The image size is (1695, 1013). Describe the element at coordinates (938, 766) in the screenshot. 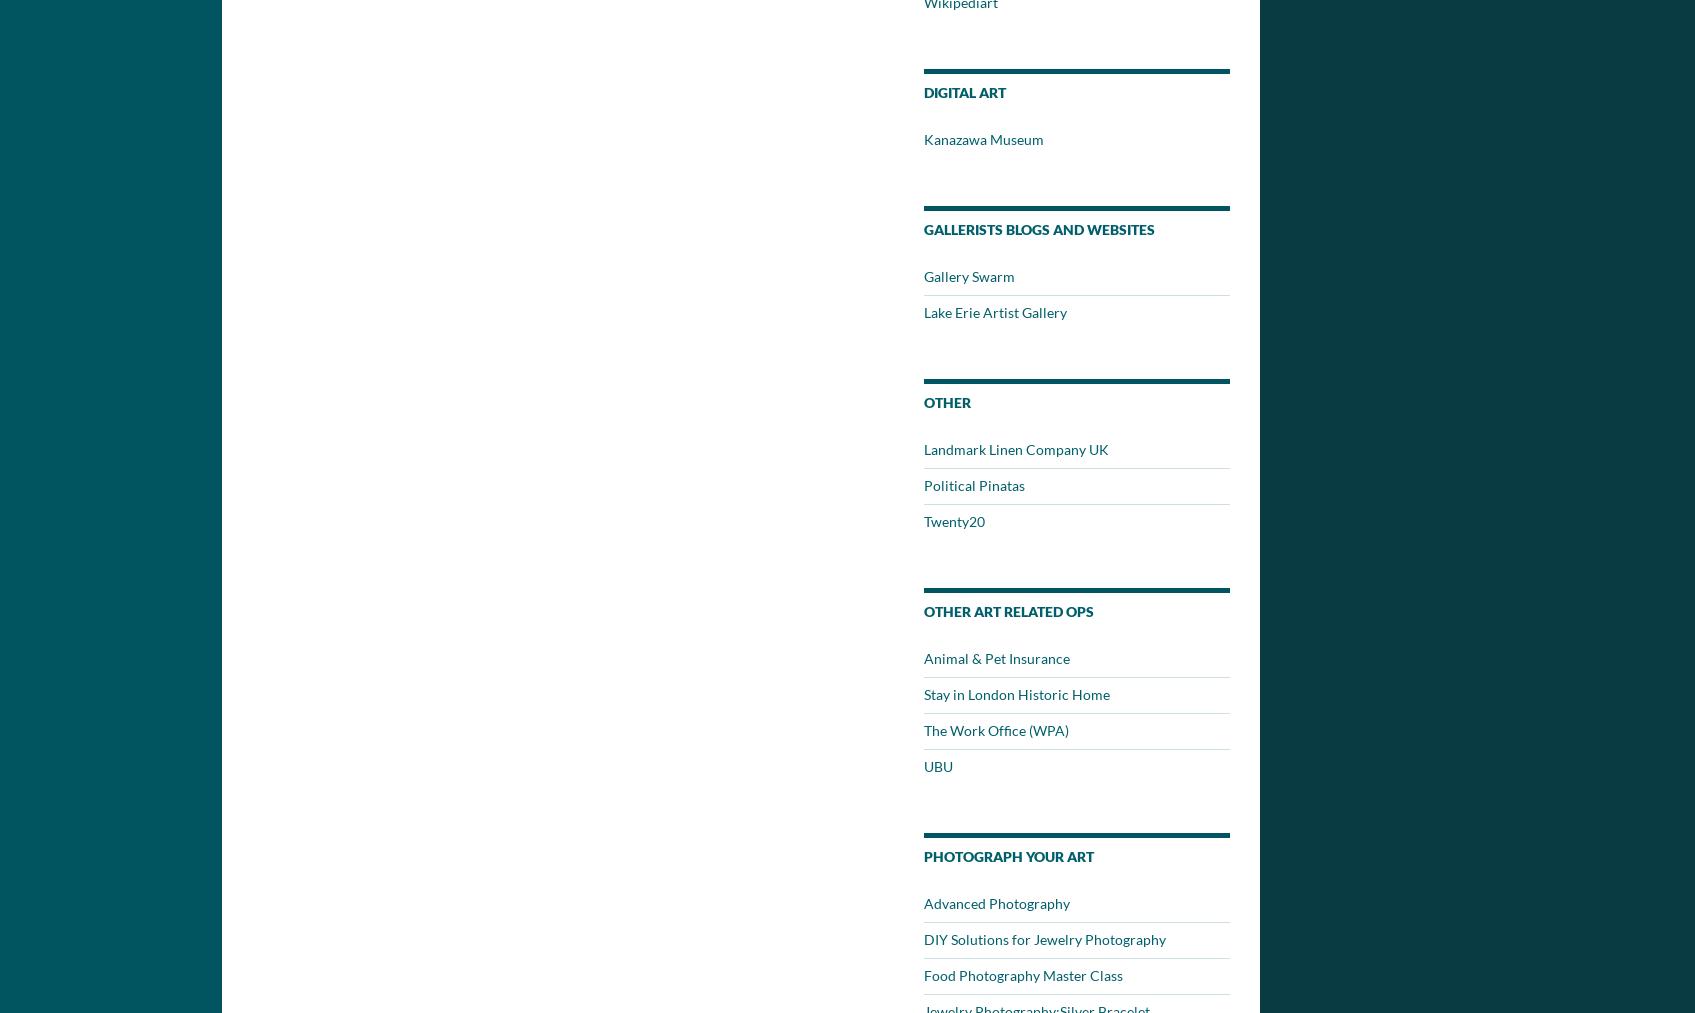

I see `'UBU'` at that location.